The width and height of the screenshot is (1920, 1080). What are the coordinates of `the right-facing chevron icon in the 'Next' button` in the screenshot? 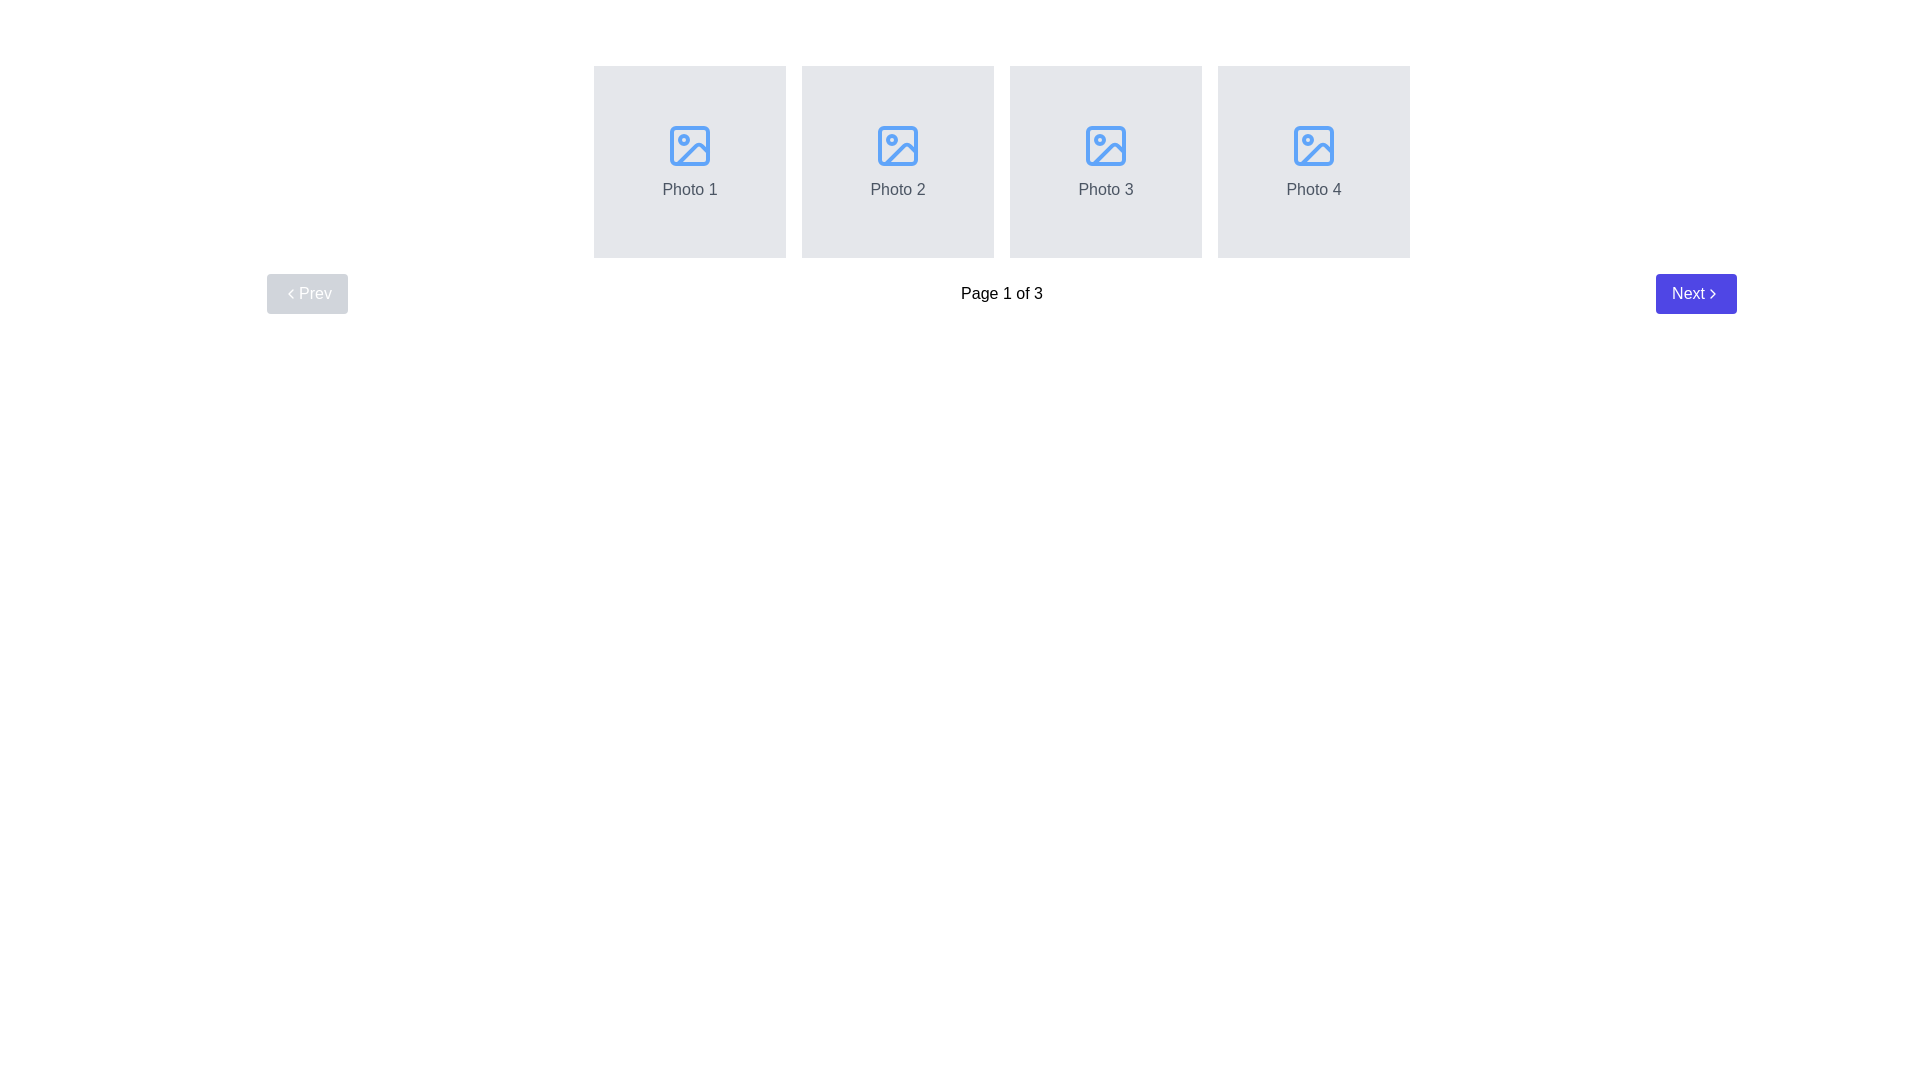 It's located at (1712, 293).